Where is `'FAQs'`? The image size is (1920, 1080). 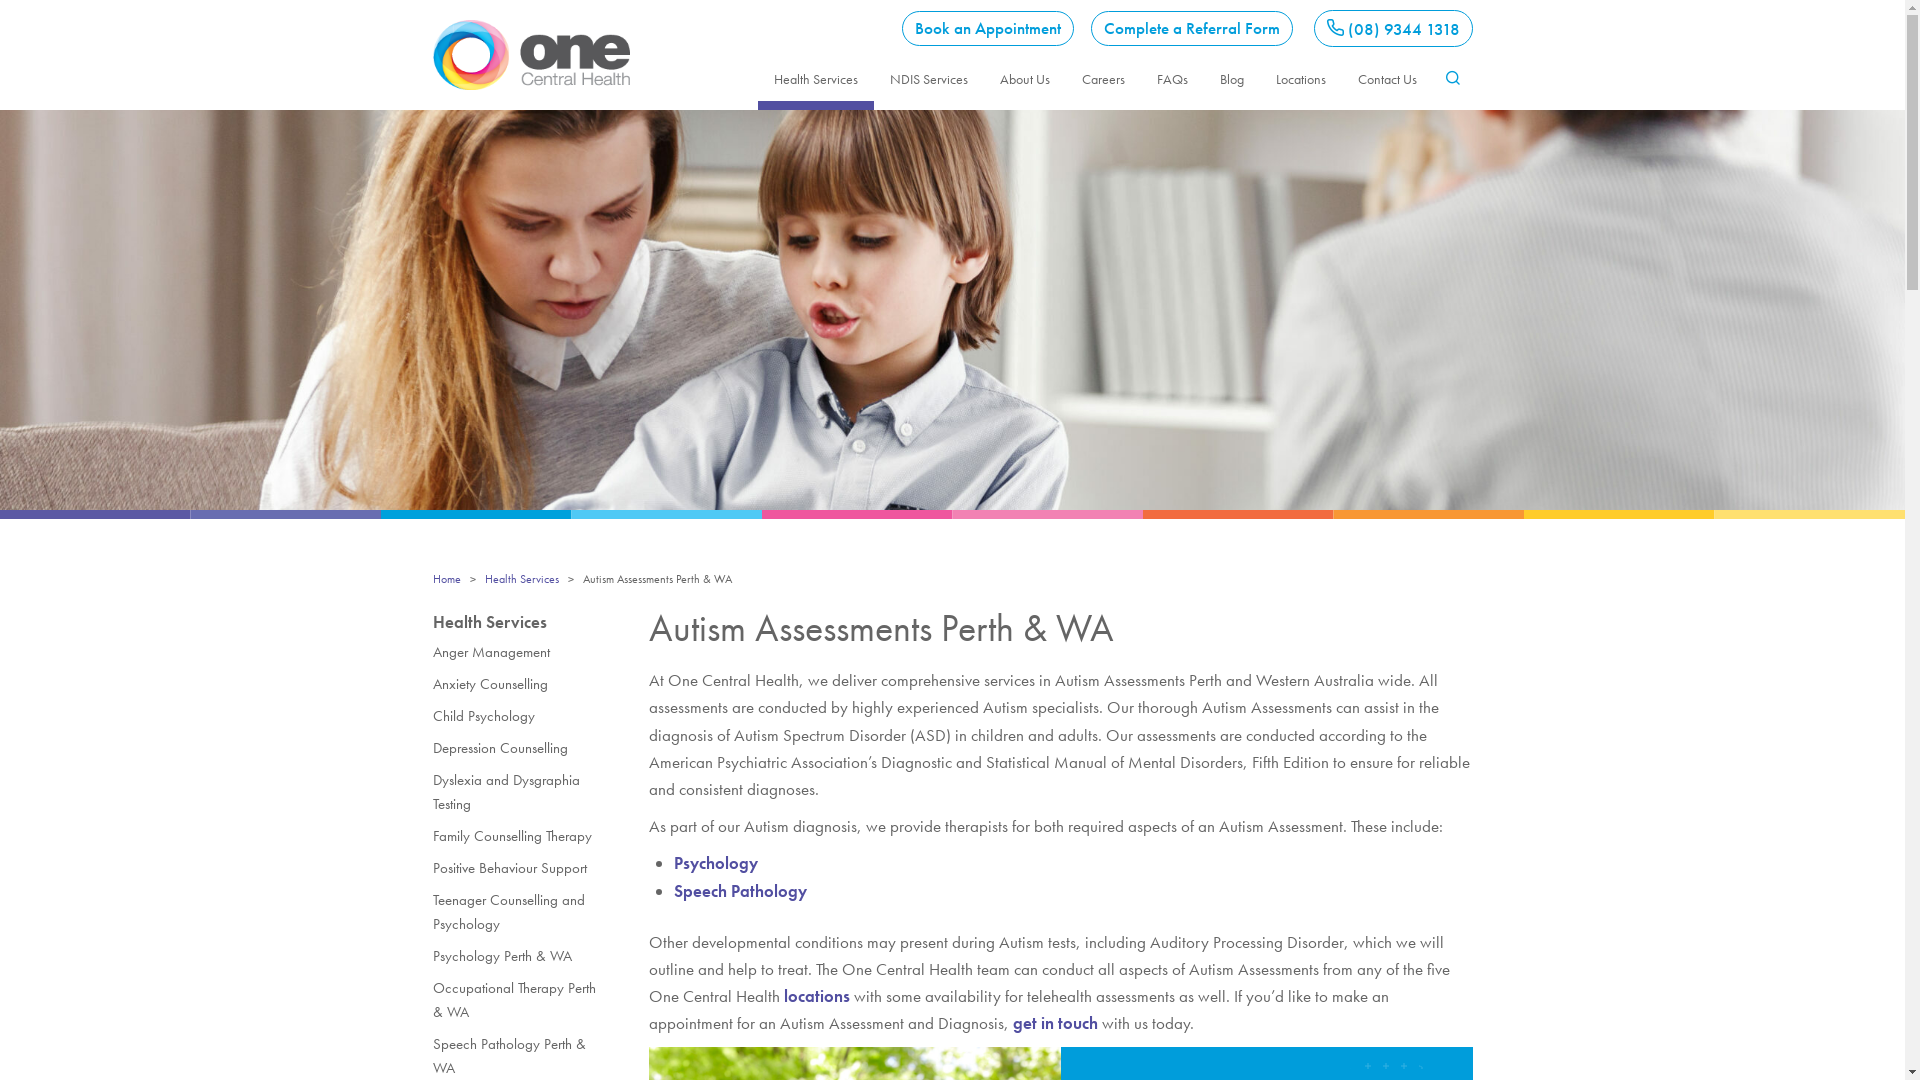 'FAQs' is located at coordinates (1171, 77).